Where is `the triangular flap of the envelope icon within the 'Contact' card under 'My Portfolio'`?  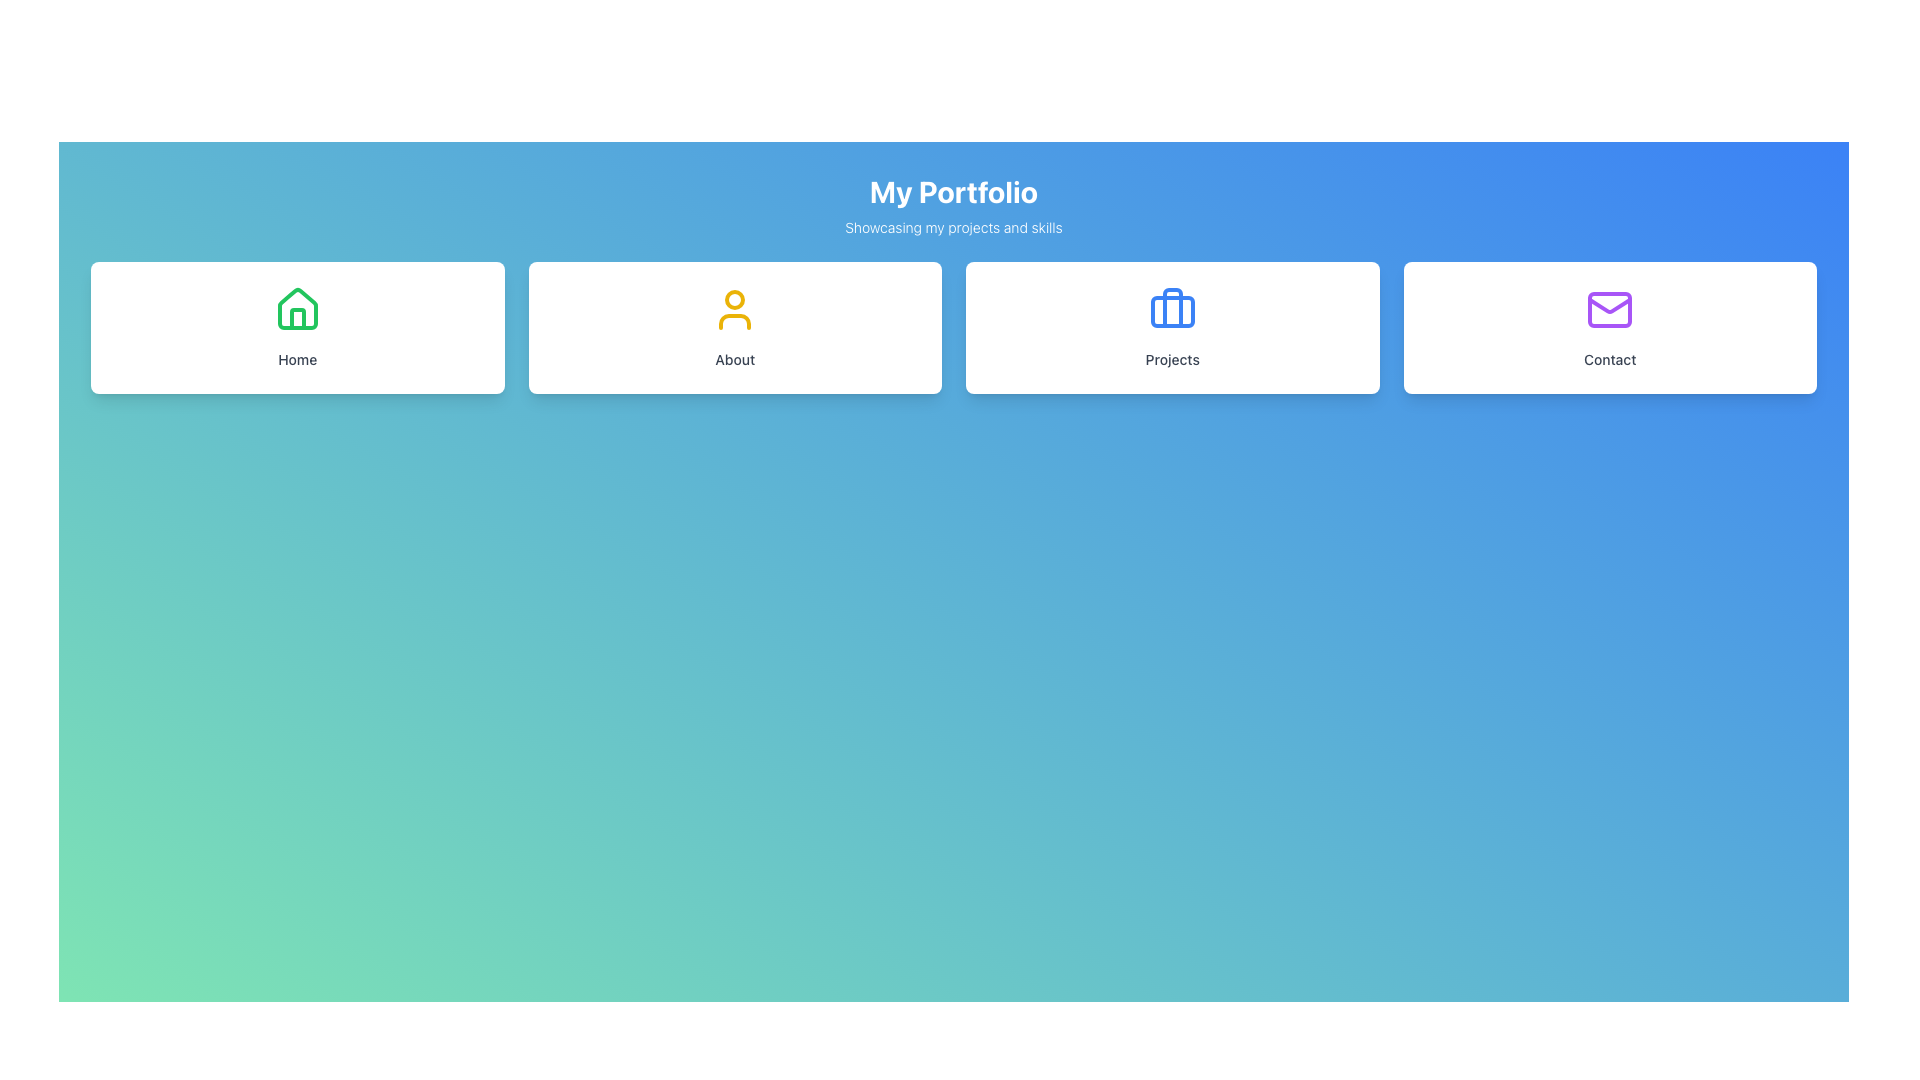
the triangular flap of the envelope icon within the 'Contact' card under 'My Portfolio' is located at coordinates (1610, 305).